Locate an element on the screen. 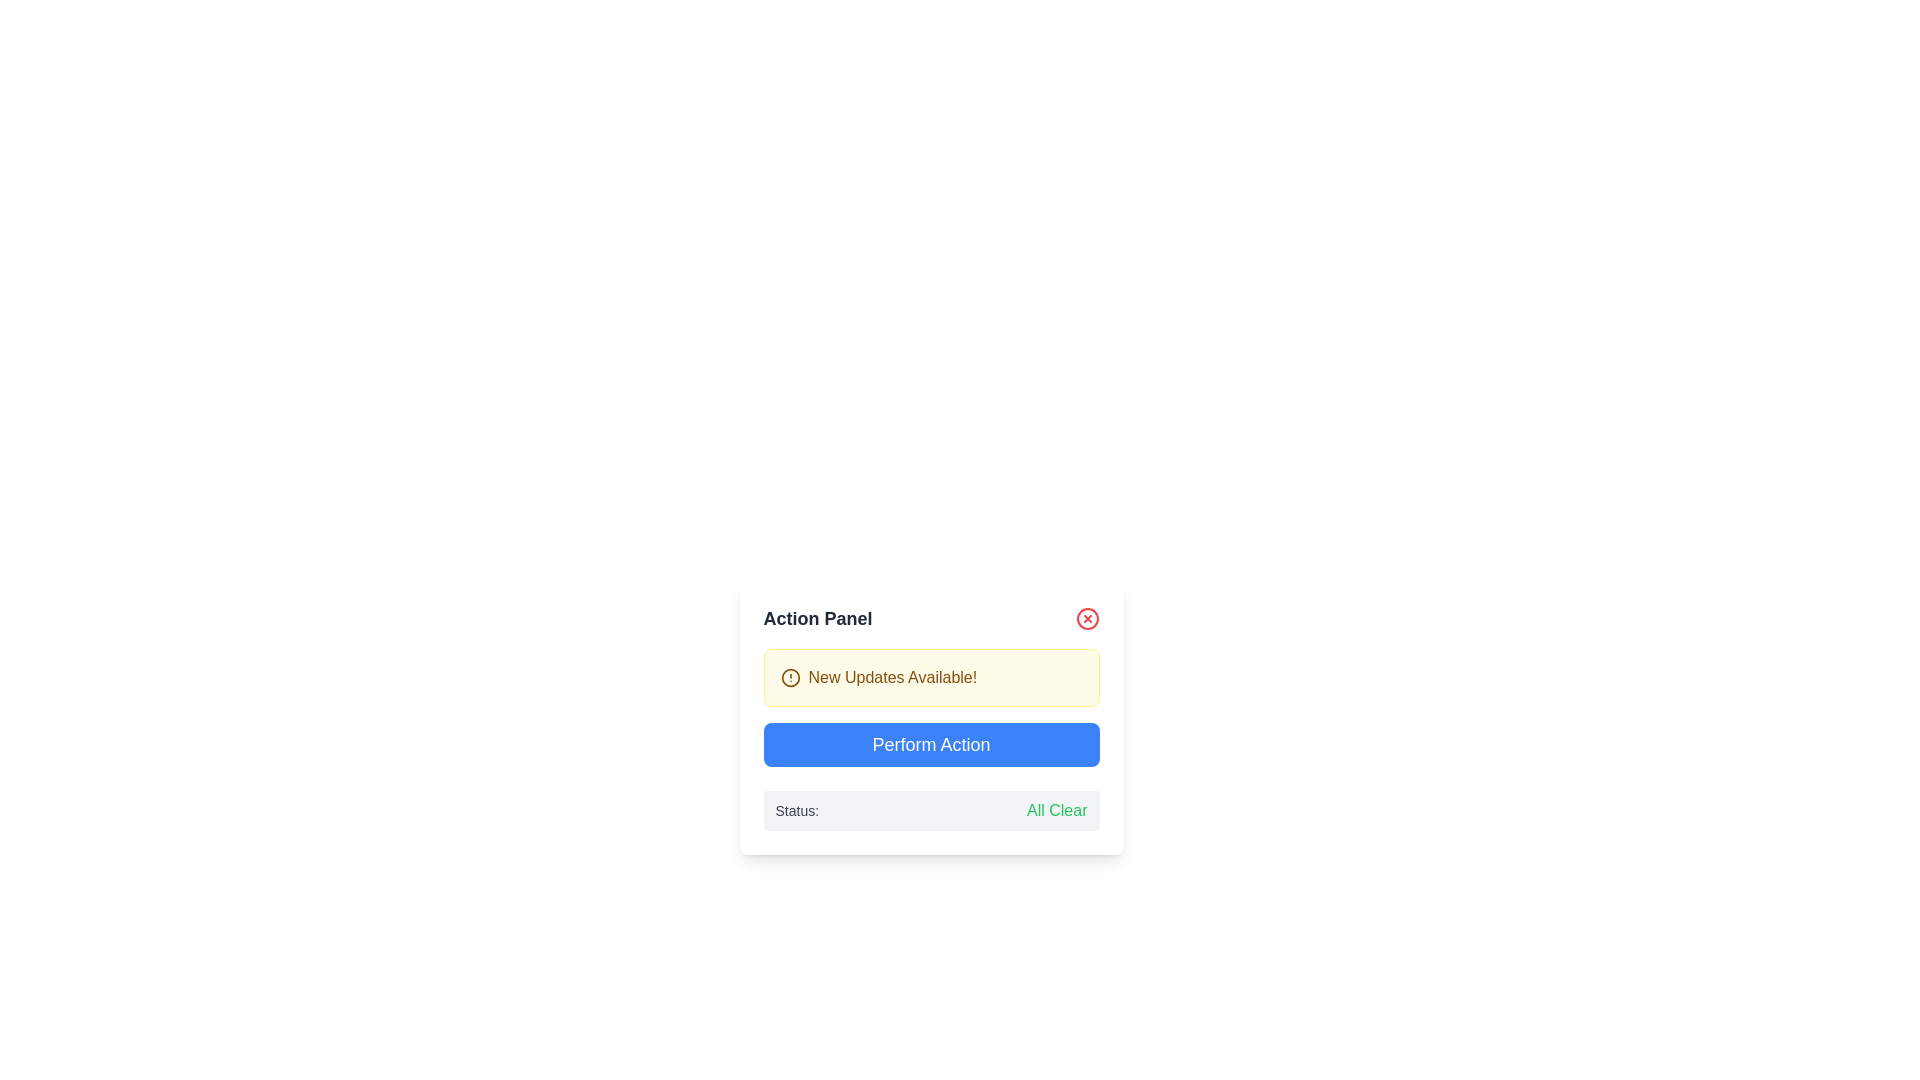 The image size is (1920, 1080). the 'Perform Action' button located within the 'Action Panel', which has a white background and a title stating 'Action Panel' is located at coordinates (930, 716).